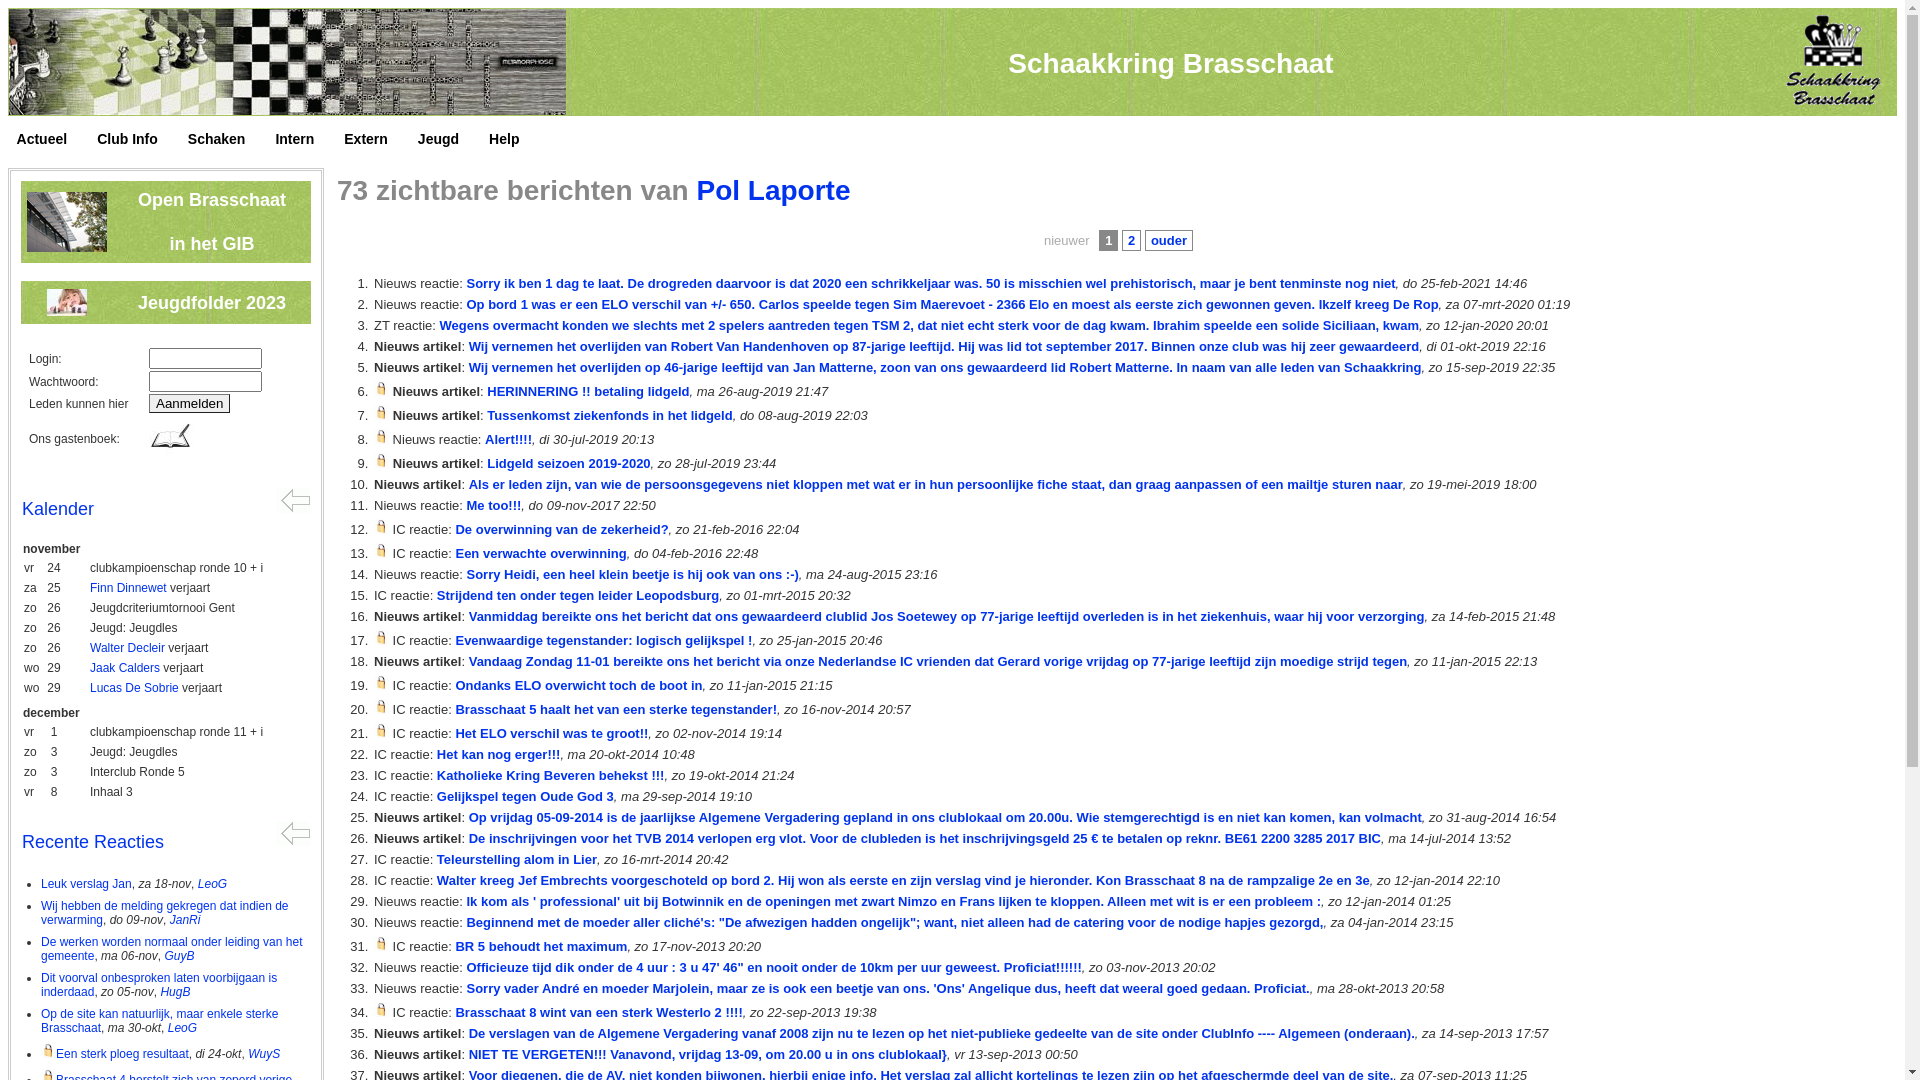 The image size is (1920, 1080). I want to click on 'Gelijkspel tegen Oude God 3', so click(525, 795).